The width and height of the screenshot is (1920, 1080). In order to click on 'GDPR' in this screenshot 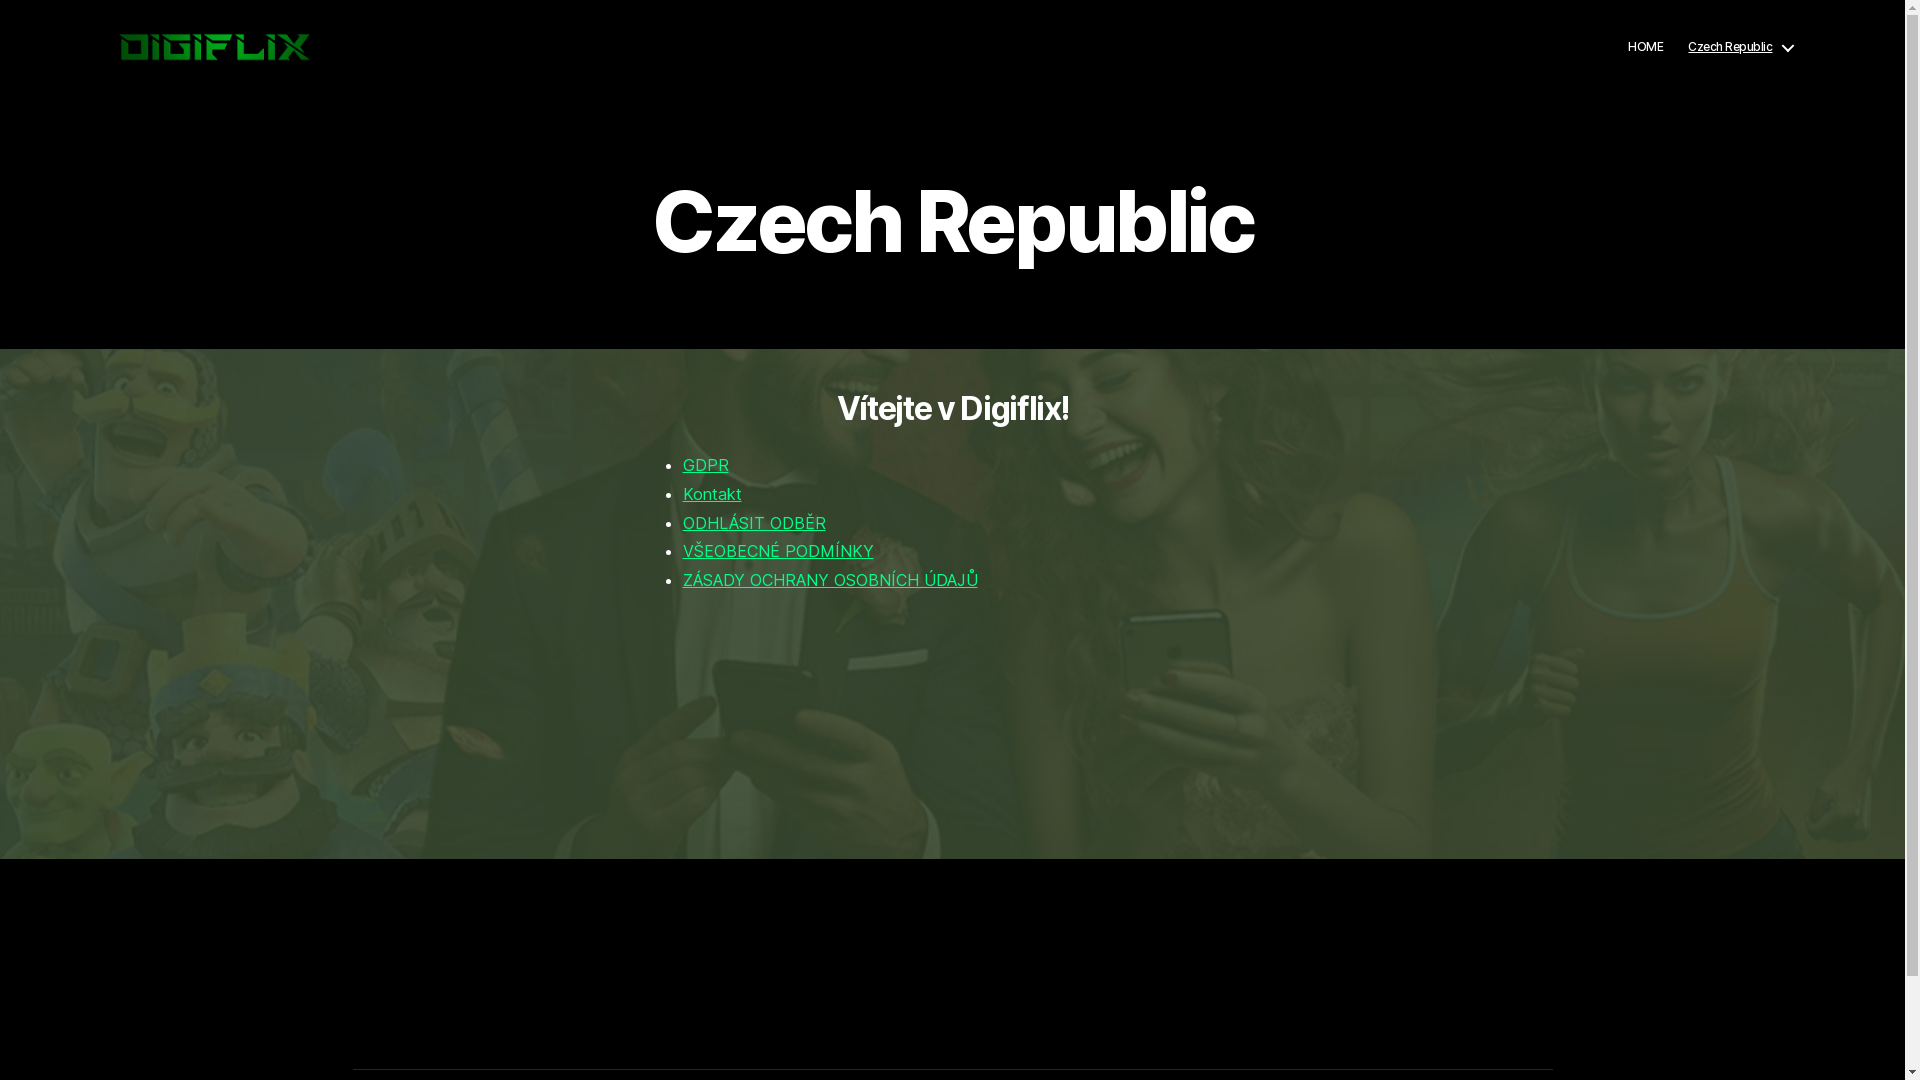, I will do `click(705, 465)`.